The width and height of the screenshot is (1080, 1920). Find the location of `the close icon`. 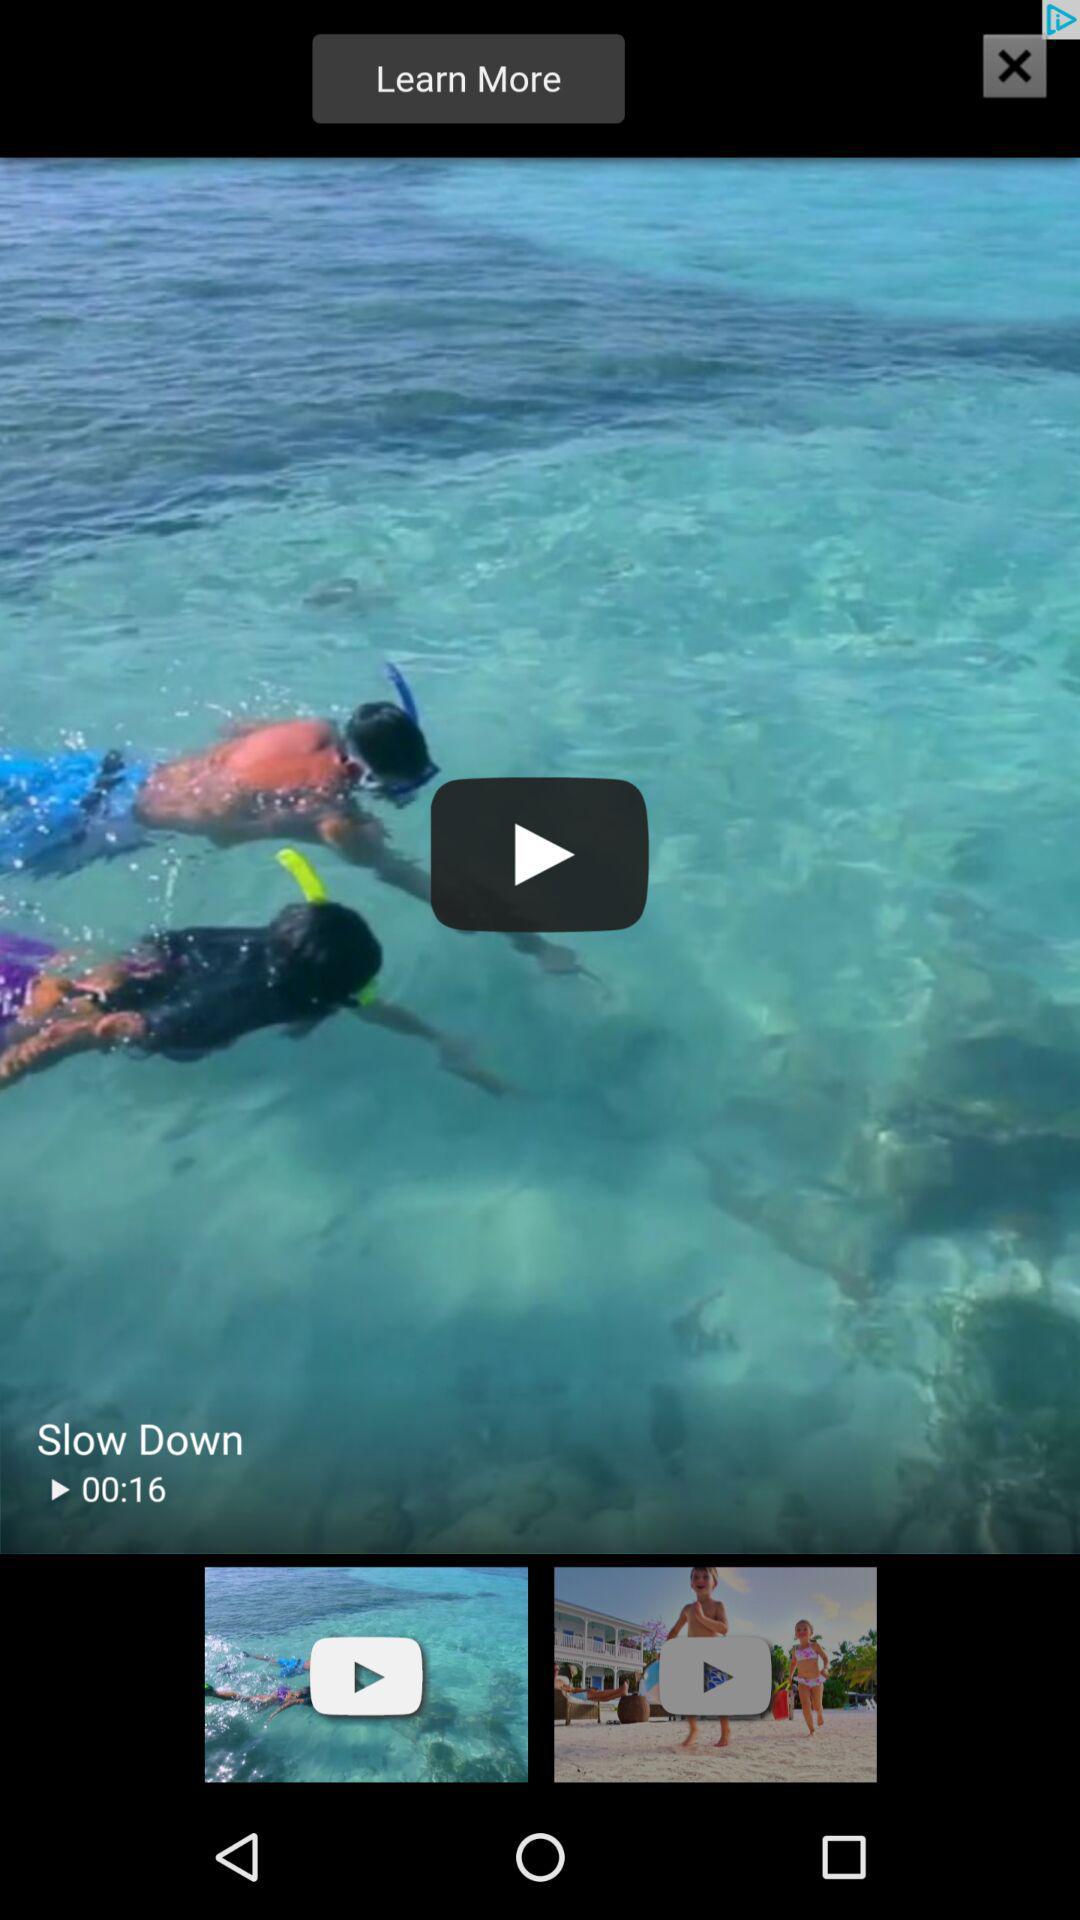

the close icon is located at coordinates (1014, 70).